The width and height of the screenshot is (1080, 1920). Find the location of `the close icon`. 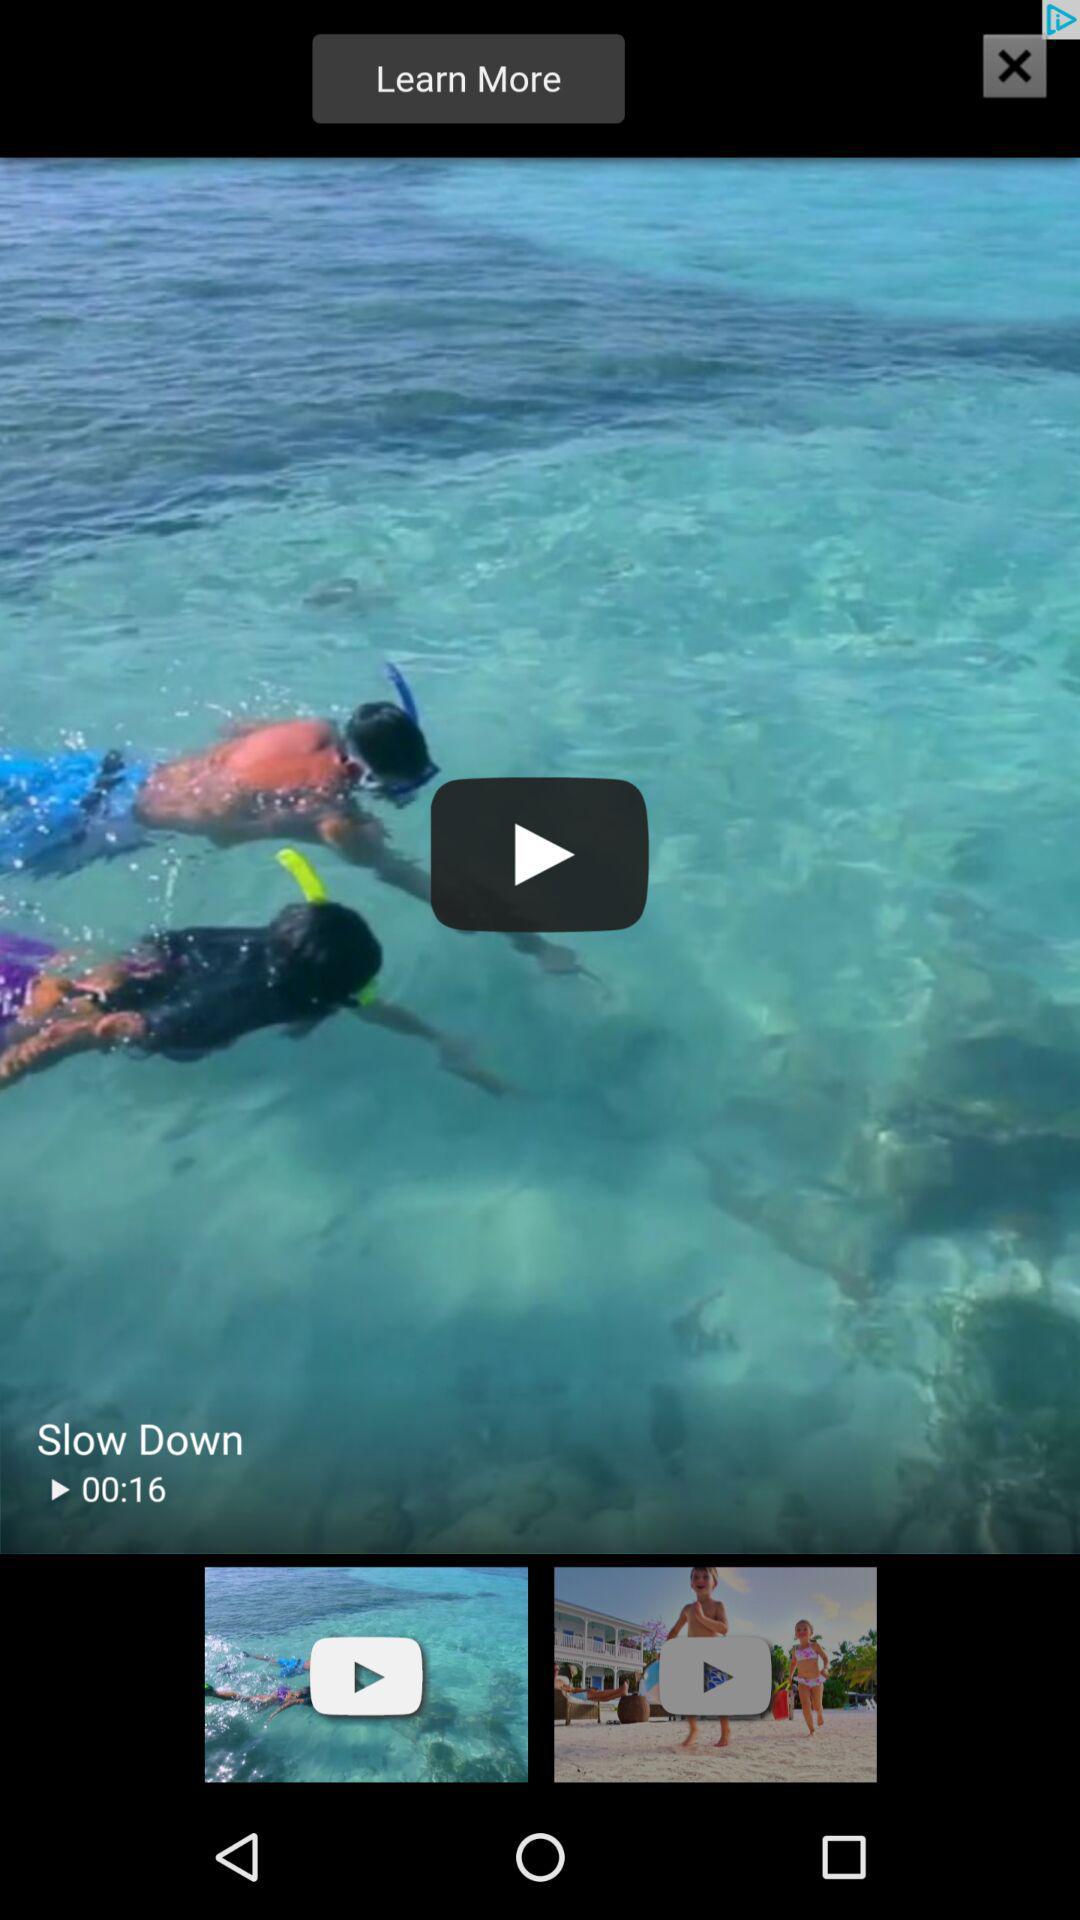

the close icon is located at coordinates (1014, 70).